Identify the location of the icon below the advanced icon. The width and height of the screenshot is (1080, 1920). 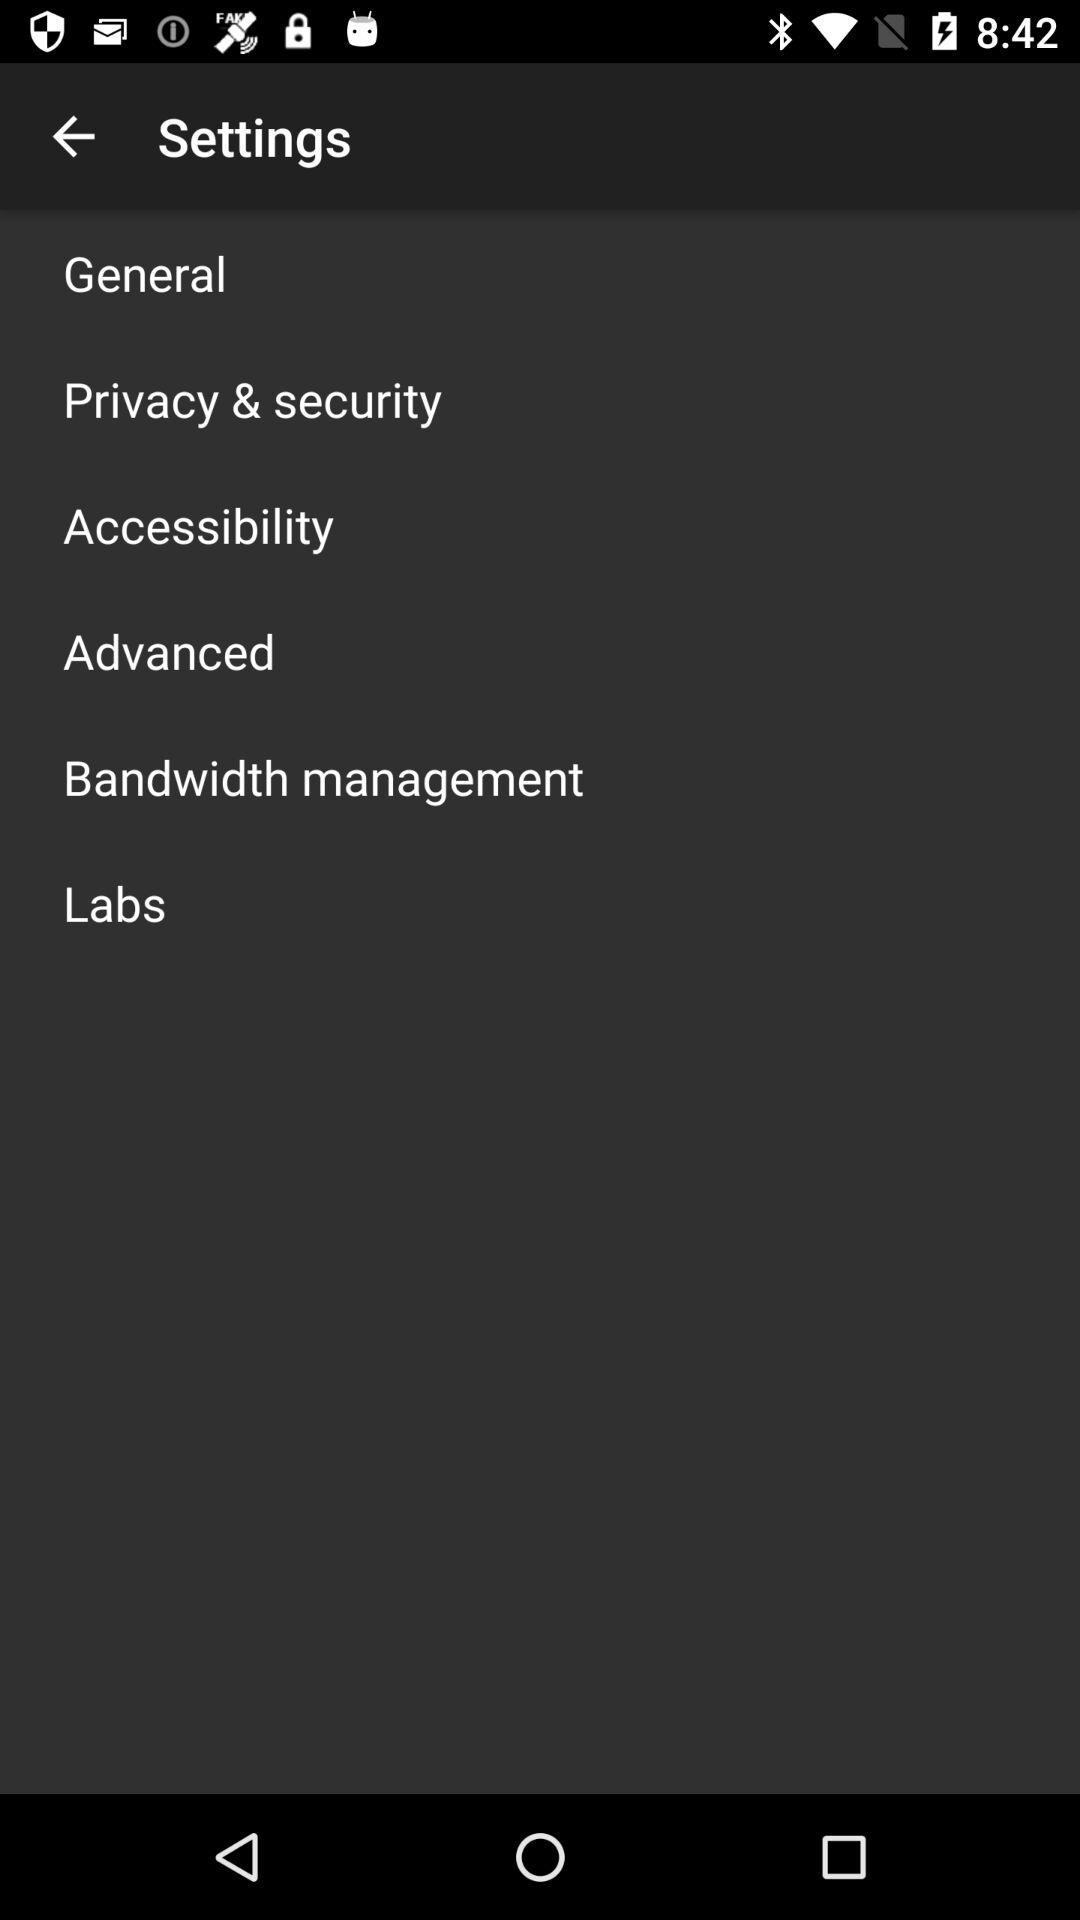
(322, 776).